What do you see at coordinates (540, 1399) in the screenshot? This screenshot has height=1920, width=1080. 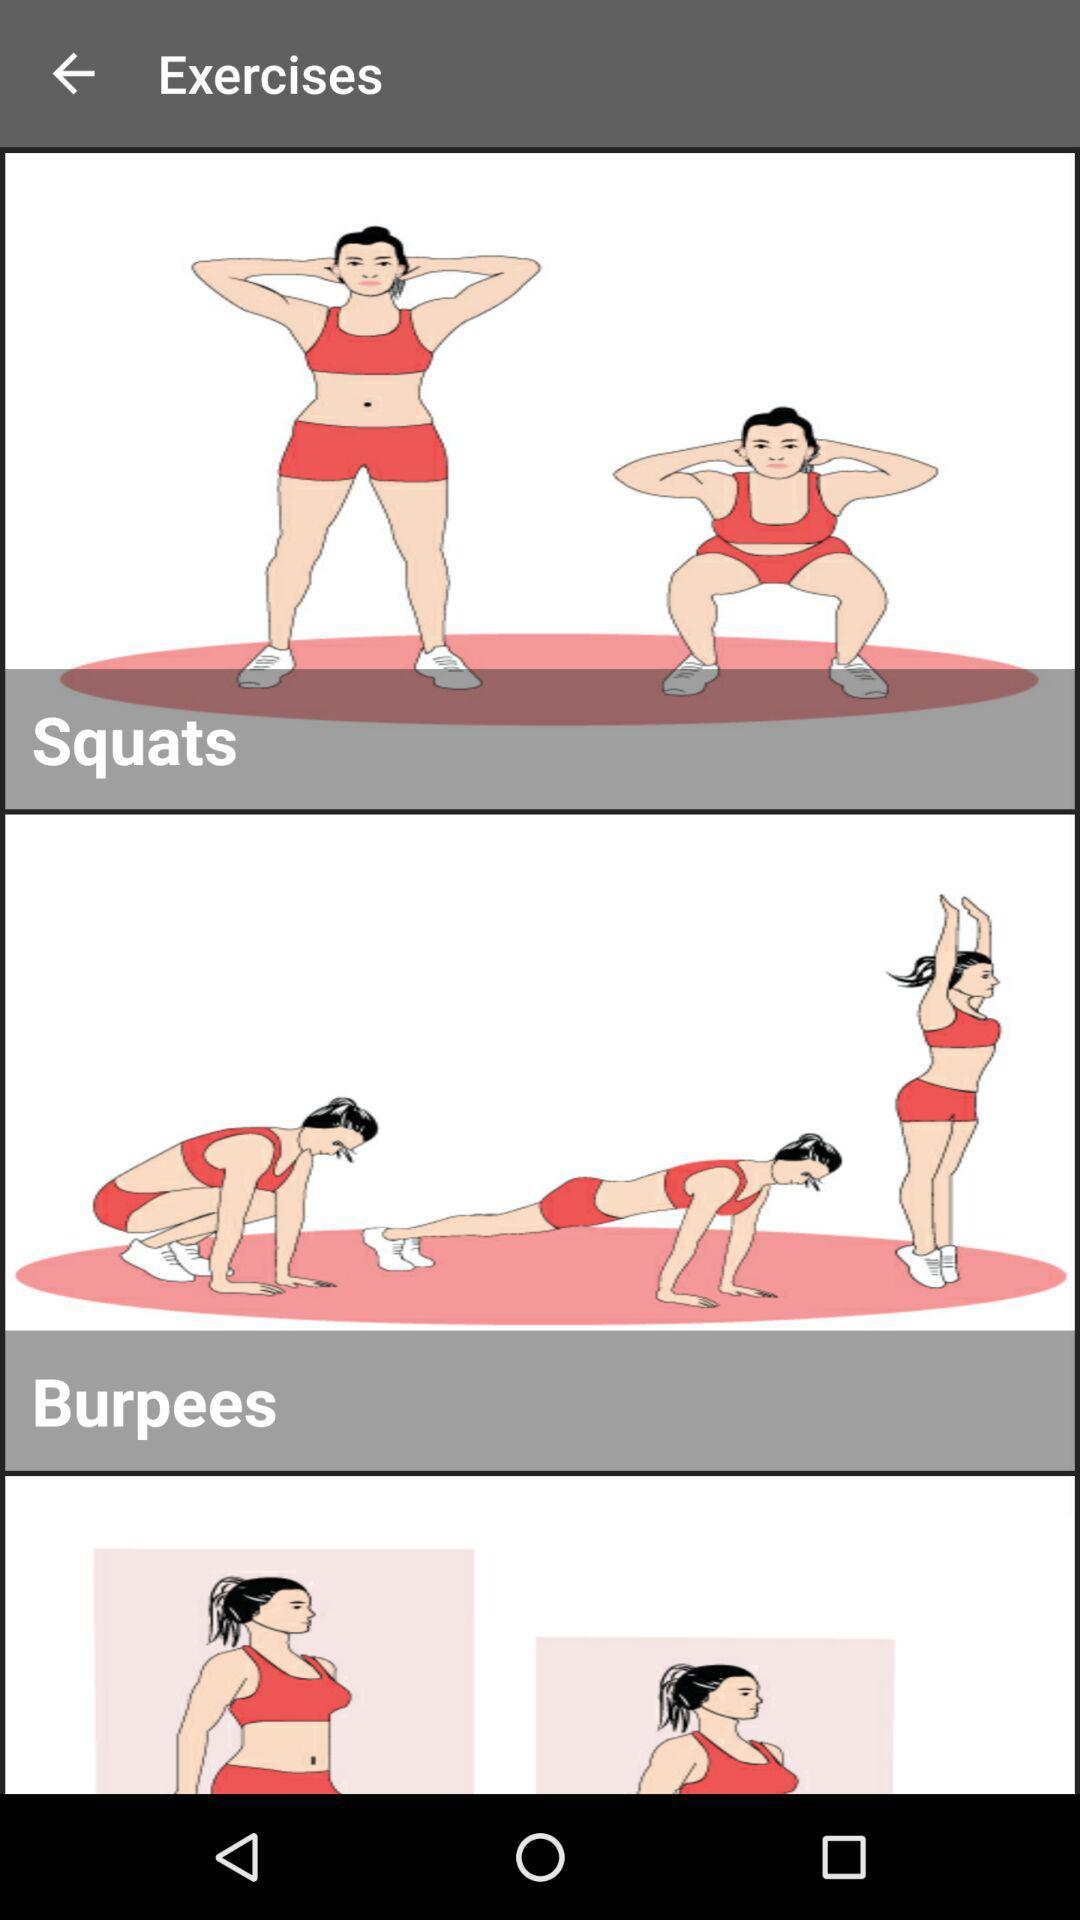 I see `burpees app` at bounding box center [540, 1399].